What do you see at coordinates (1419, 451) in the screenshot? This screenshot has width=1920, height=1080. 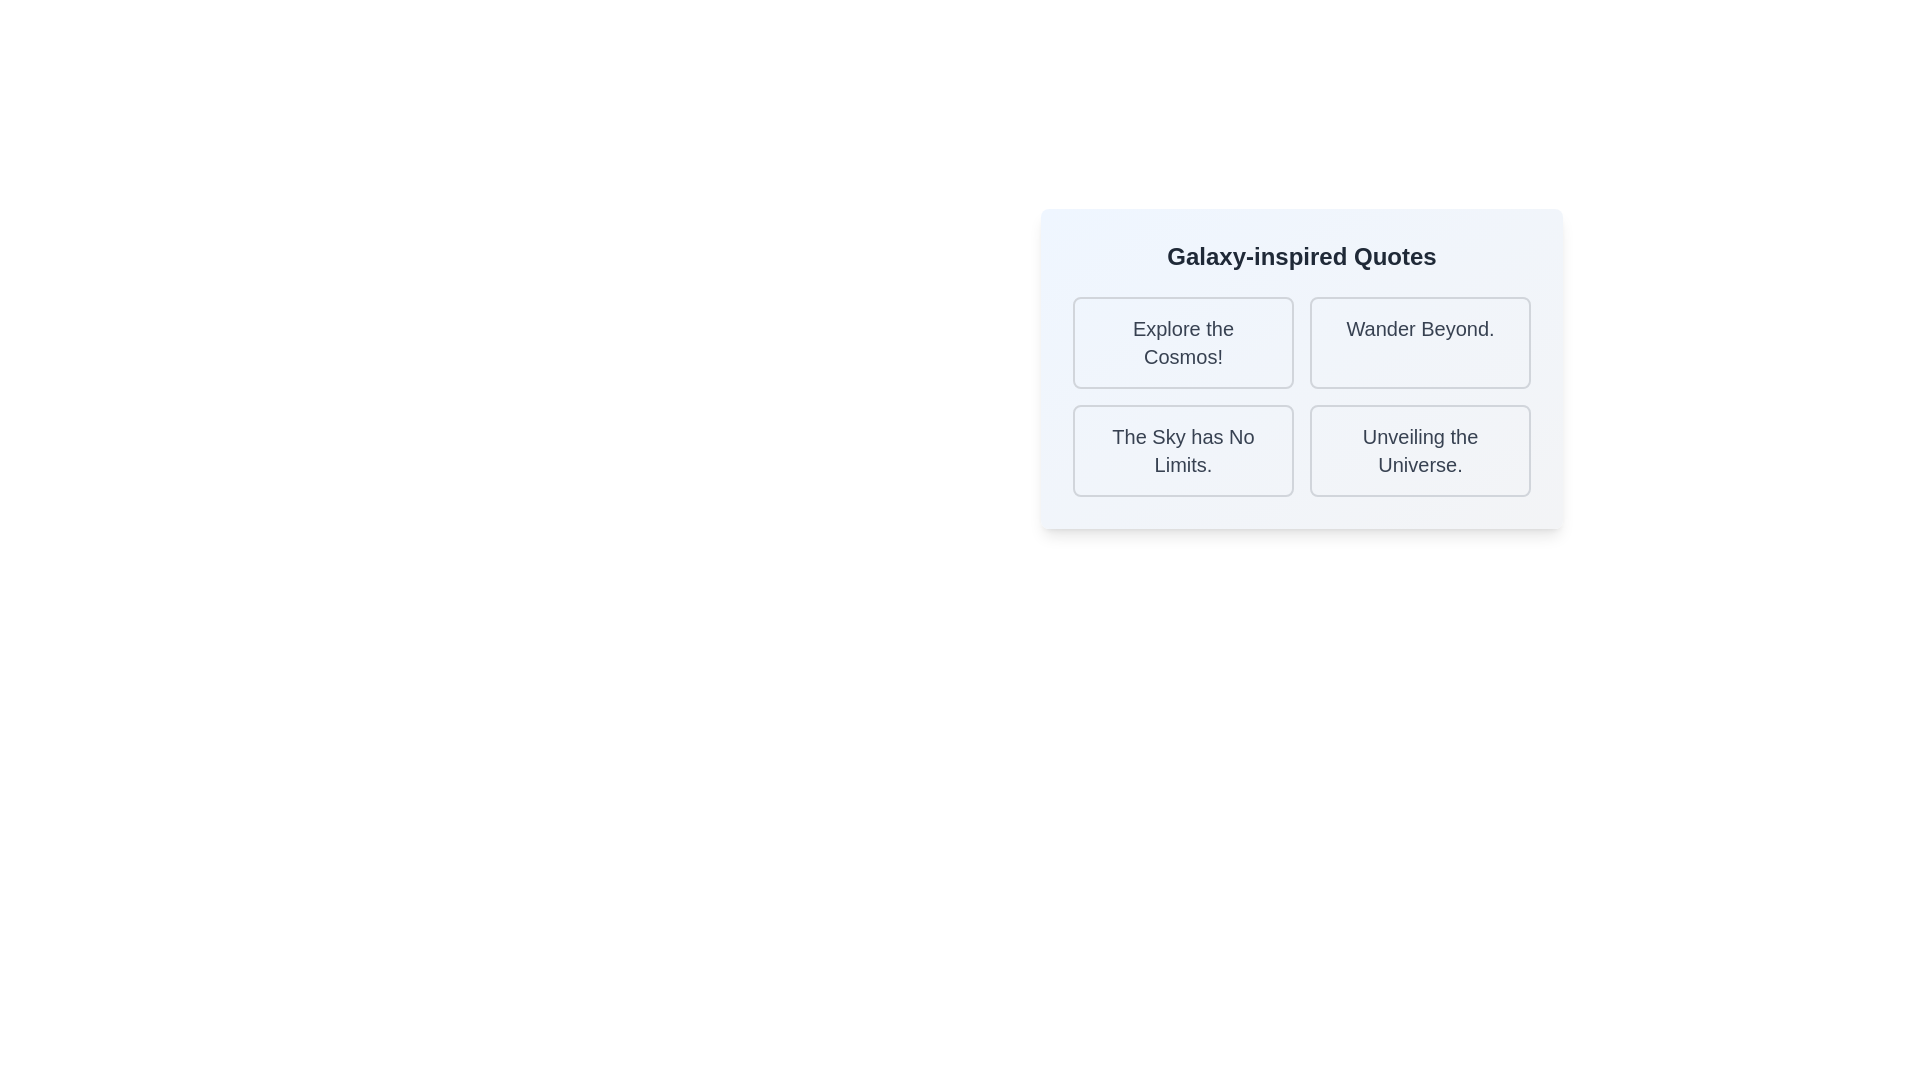 I see `the text panel displaying 'Unveiling the Universe'` at bounding box center [1419, 451].